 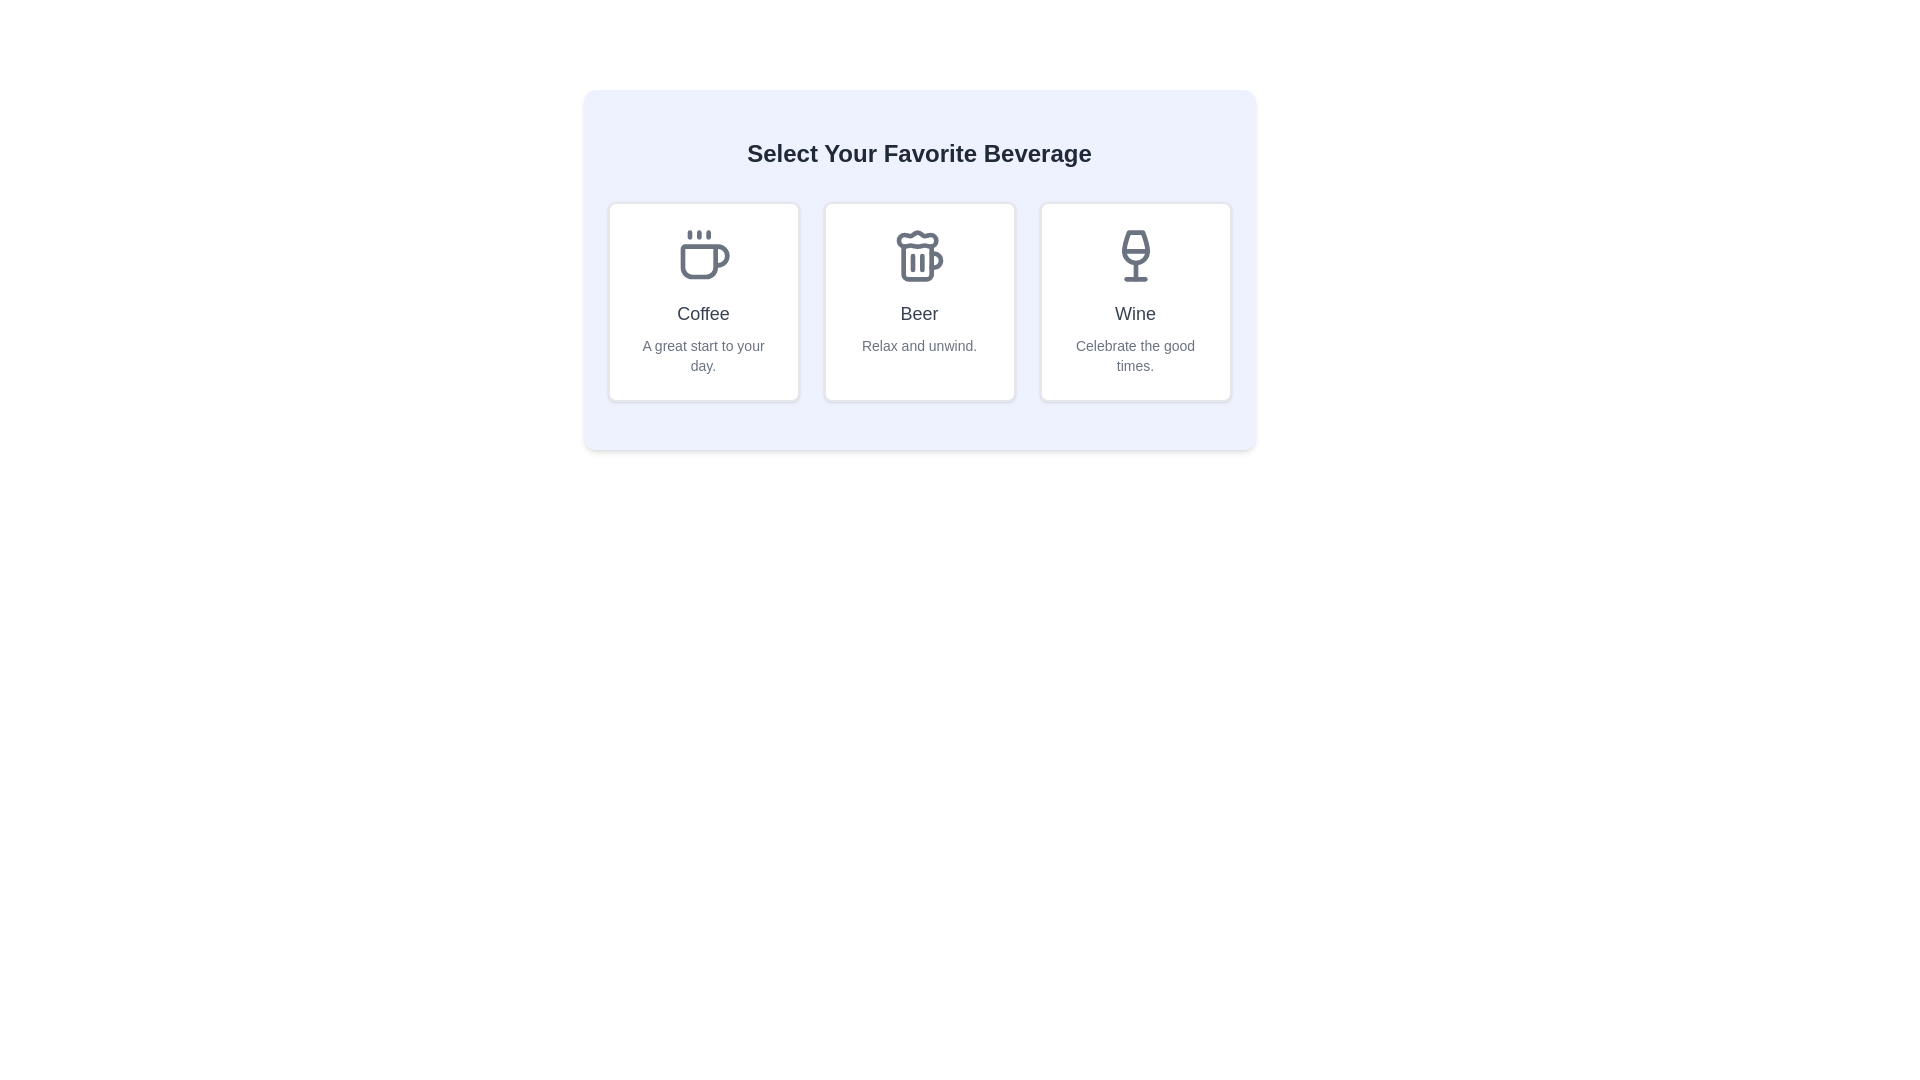 What do you see at coordinates (703, 254) in the screenshot?
I see `the 'Coffee' icon located in the first card labeled 'A great start to your day', positioned above the text 'Coffee'` at bounding box center [703, 254].